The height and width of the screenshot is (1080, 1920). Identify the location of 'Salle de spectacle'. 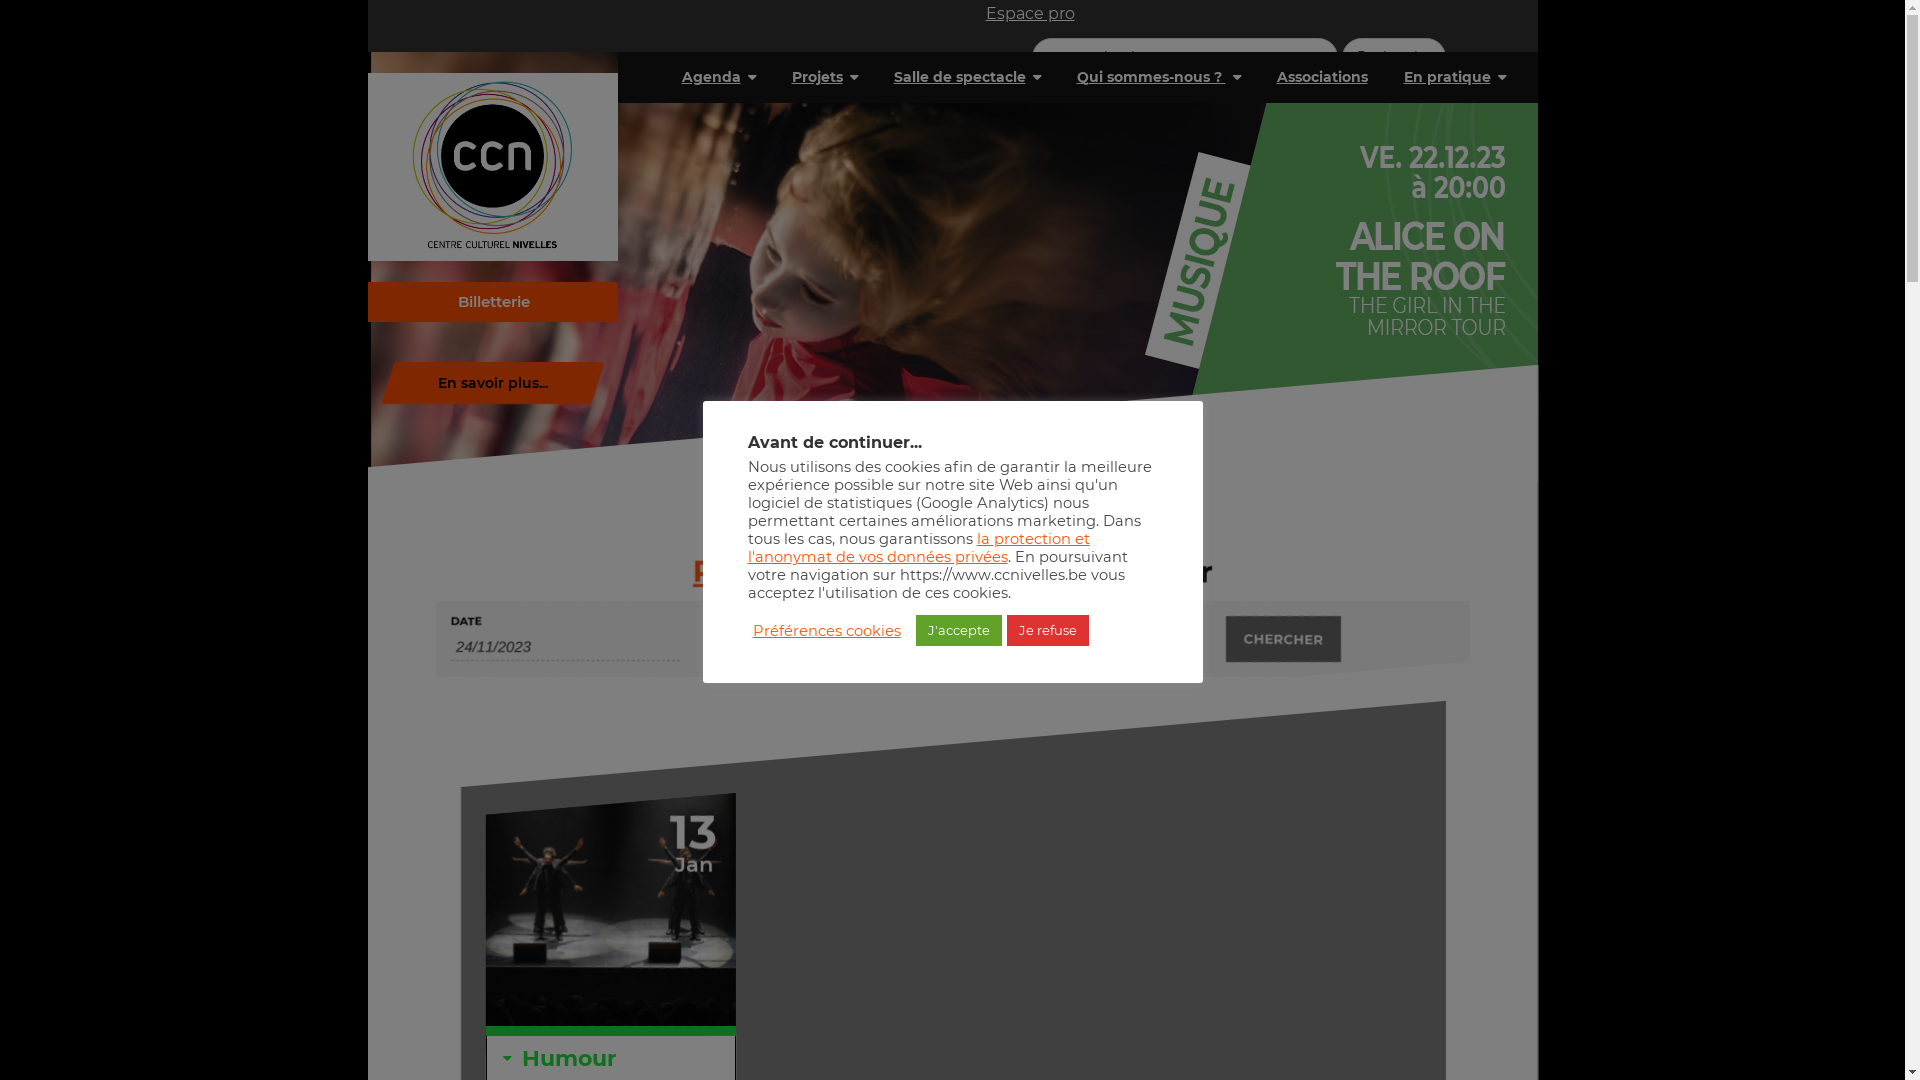
(967, 76).